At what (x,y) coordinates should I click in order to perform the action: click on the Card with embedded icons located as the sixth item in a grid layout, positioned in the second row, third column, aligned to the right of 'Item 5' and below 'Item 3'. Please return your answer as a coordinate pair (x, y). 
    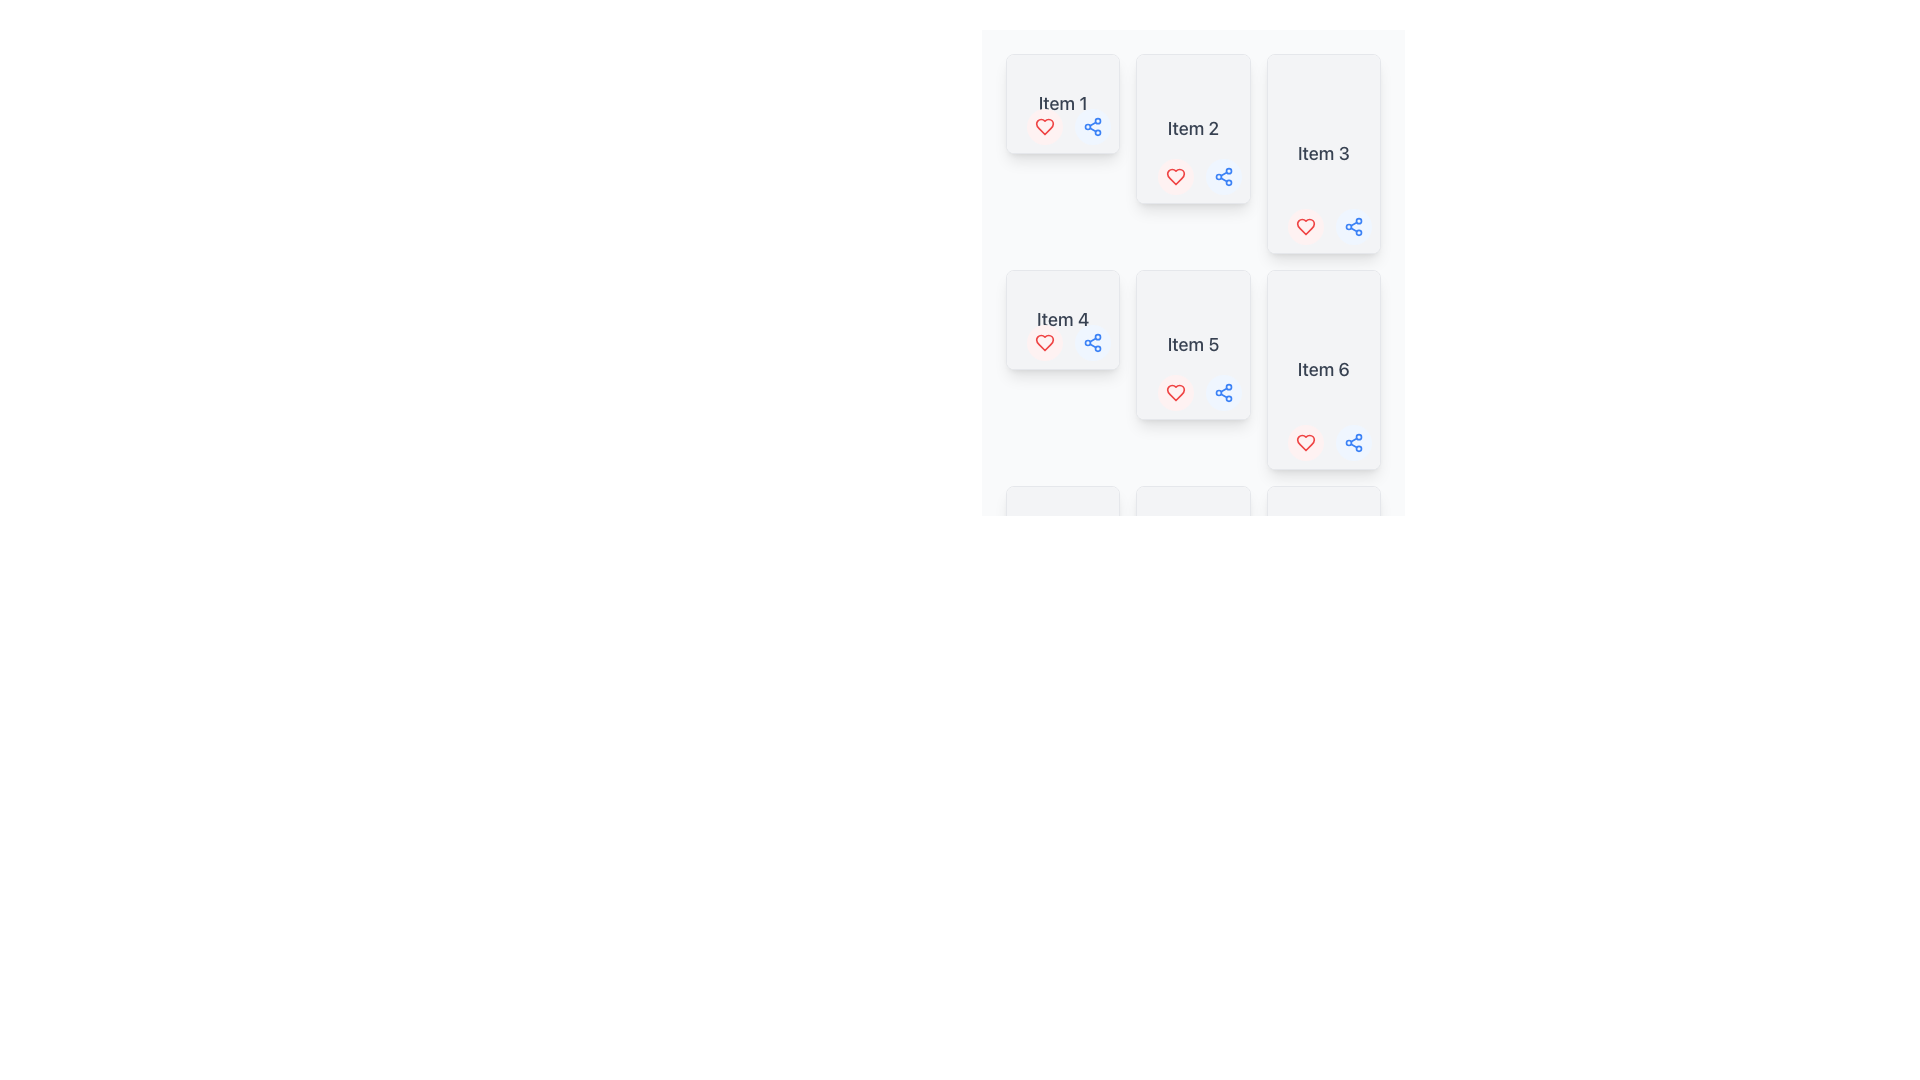
    Looking at the image, I should click on (1323, 370).